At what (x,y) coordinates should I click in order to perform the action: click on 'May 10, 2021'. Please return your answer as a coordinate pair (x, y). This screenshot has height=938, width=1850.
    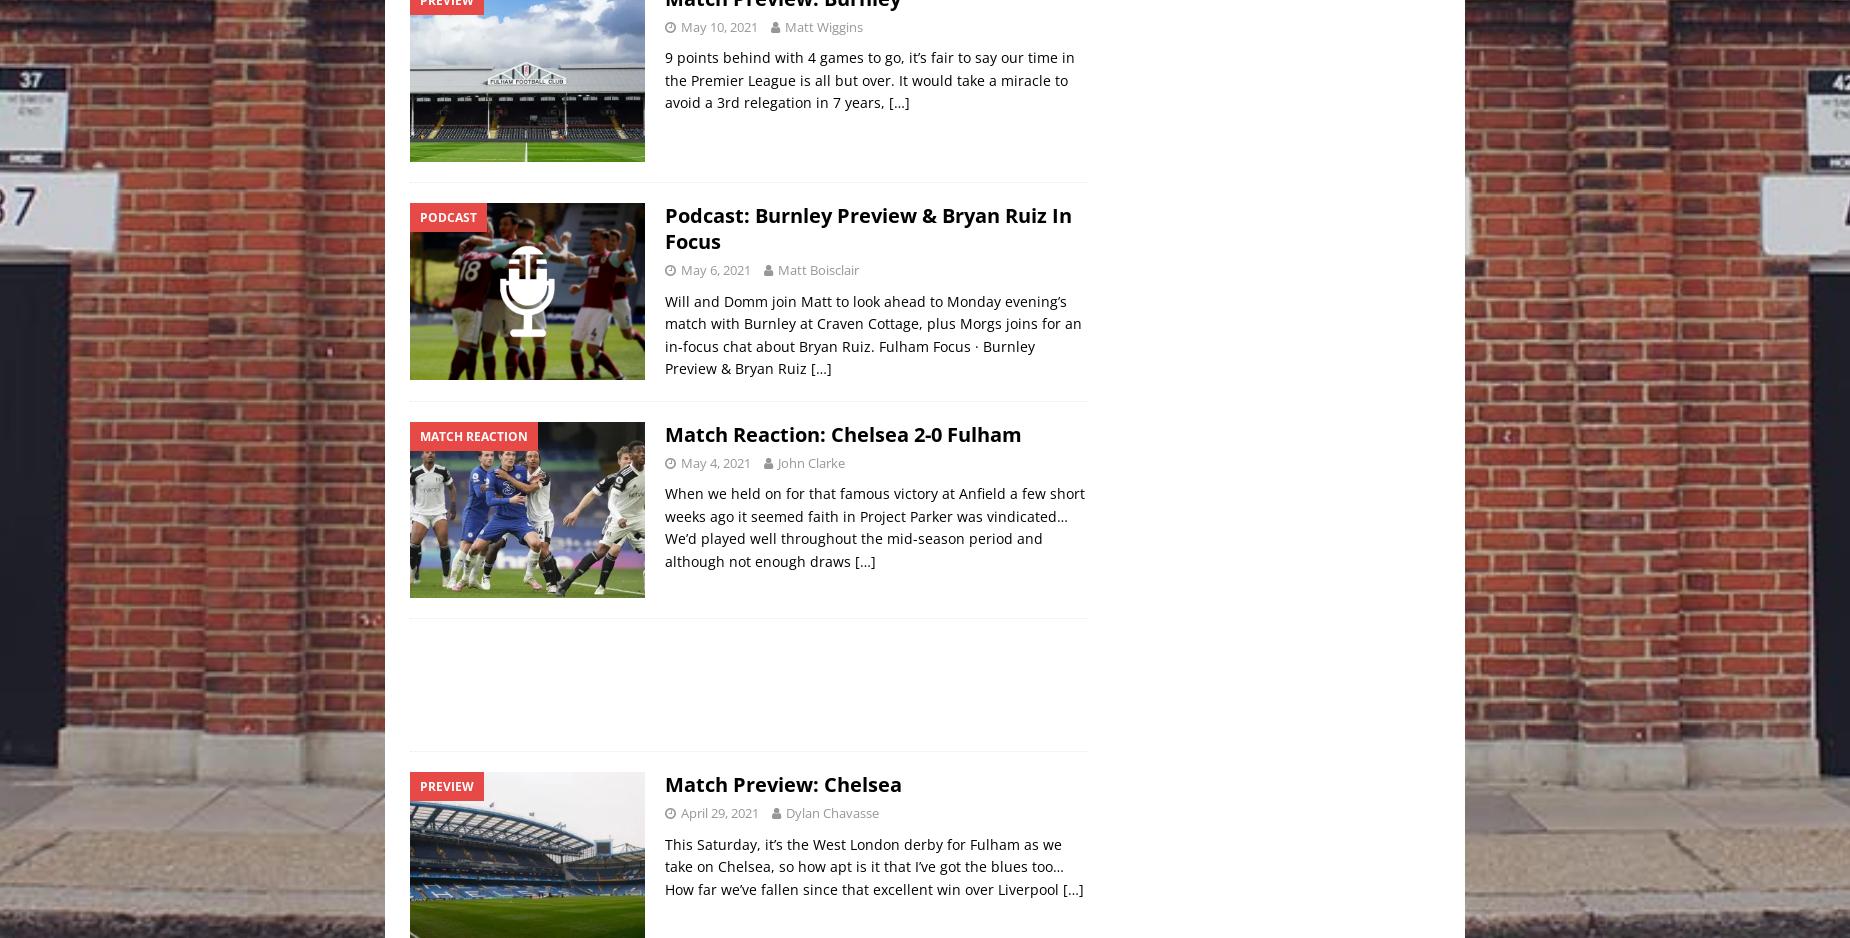
    Looking at the image, I should click on (719, 25).